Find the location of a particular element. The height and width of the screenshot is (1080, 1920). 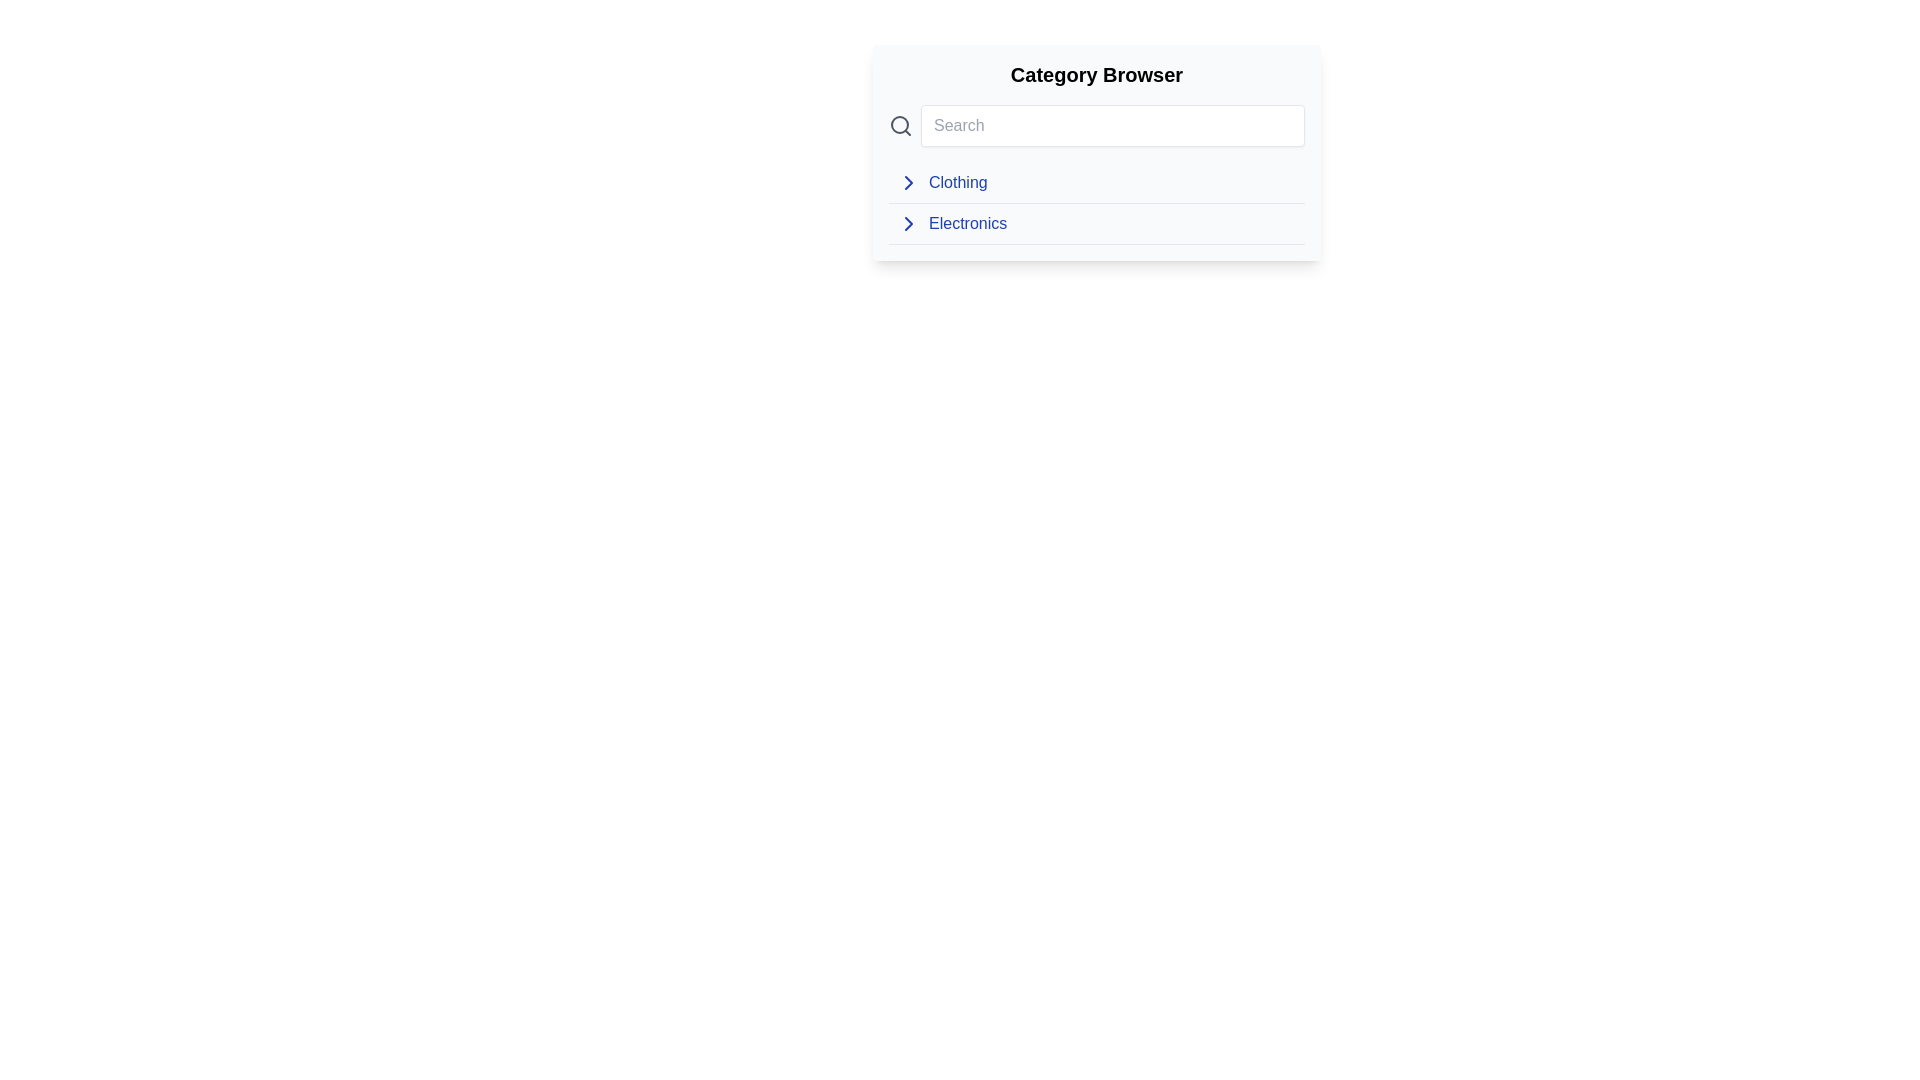

the 'Electronics' category selector menu item located under the 'Category Browser' is located at coordinates (1096, 224).